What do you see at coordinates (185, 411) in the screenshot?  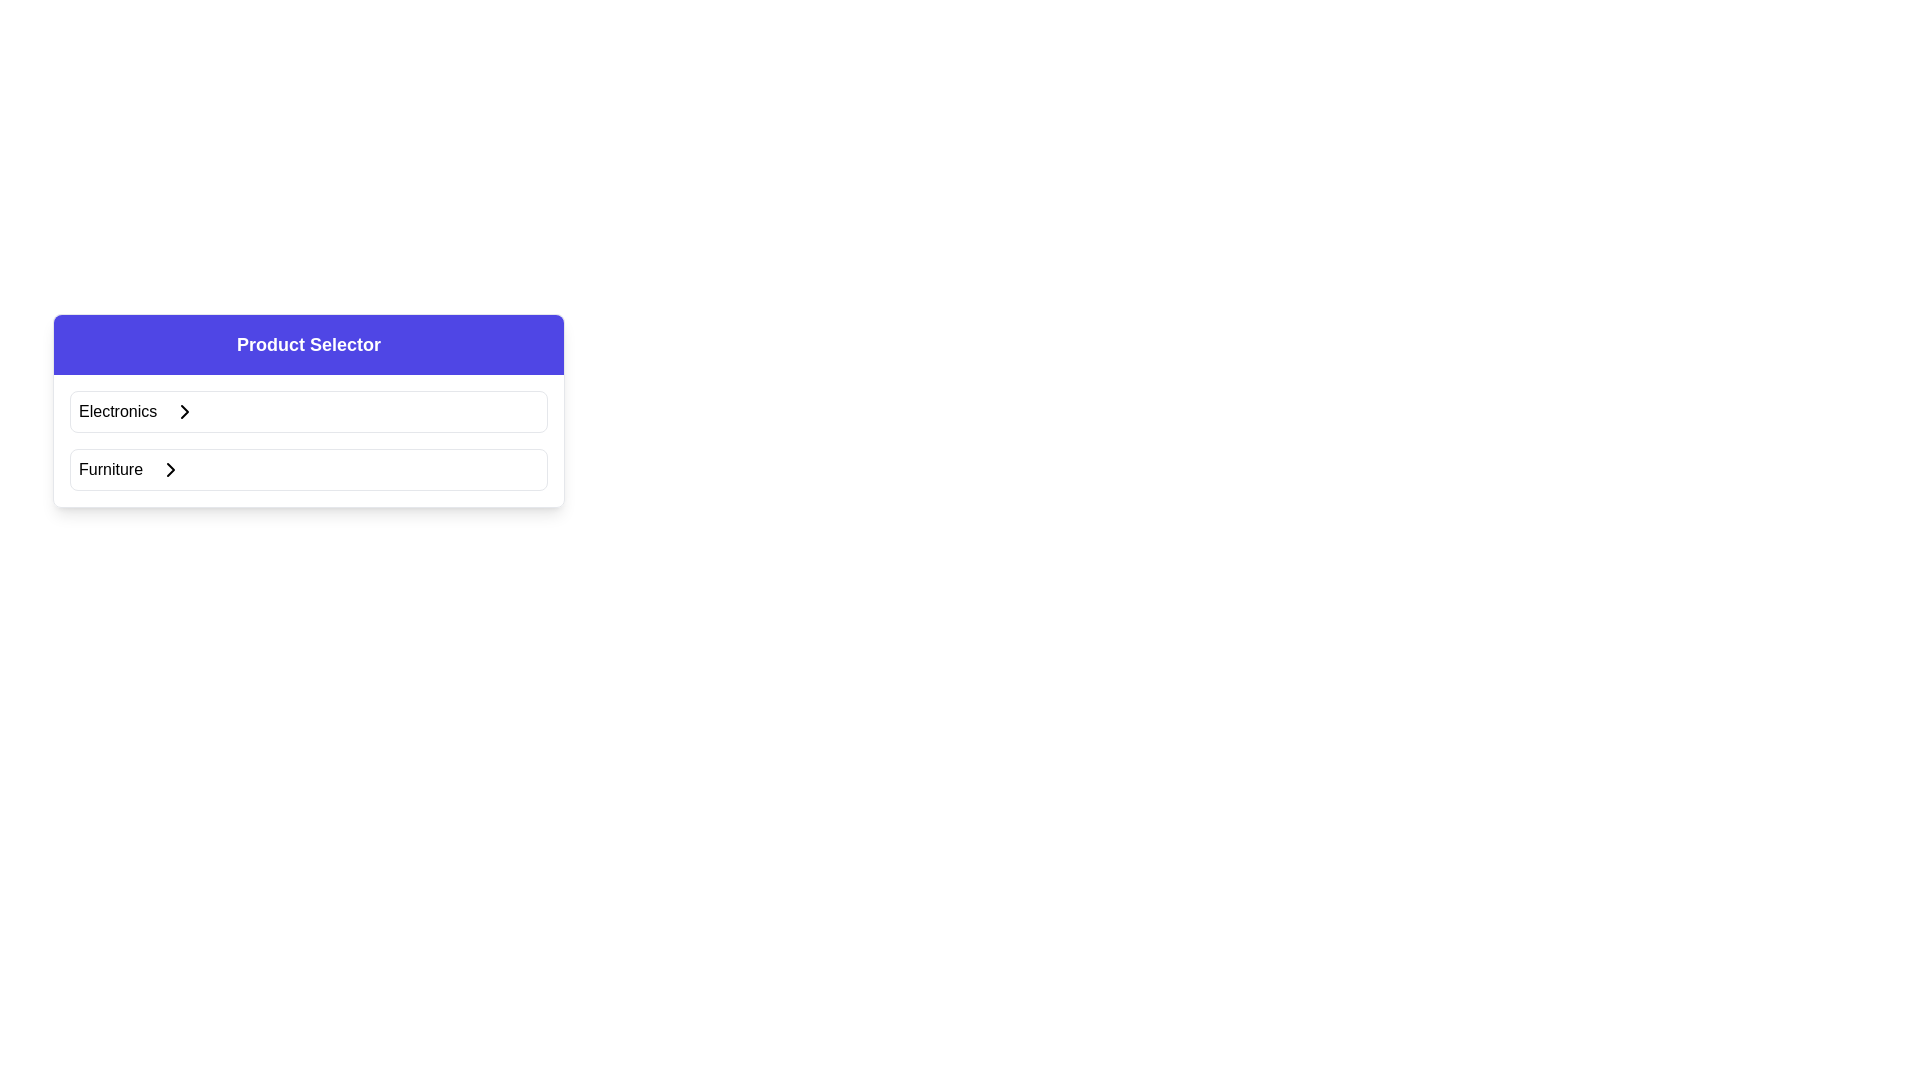 I see `the navigation icon located to the right of the 'Electronics' text` at bounding box center [185, 411].